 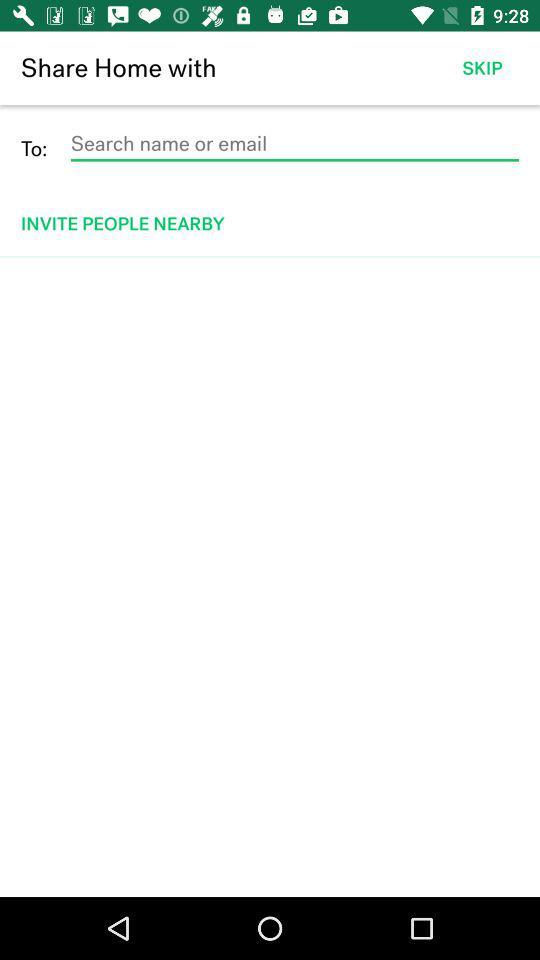 I want to click on the item to the right of the share home with item, so click(x=481, y=68).